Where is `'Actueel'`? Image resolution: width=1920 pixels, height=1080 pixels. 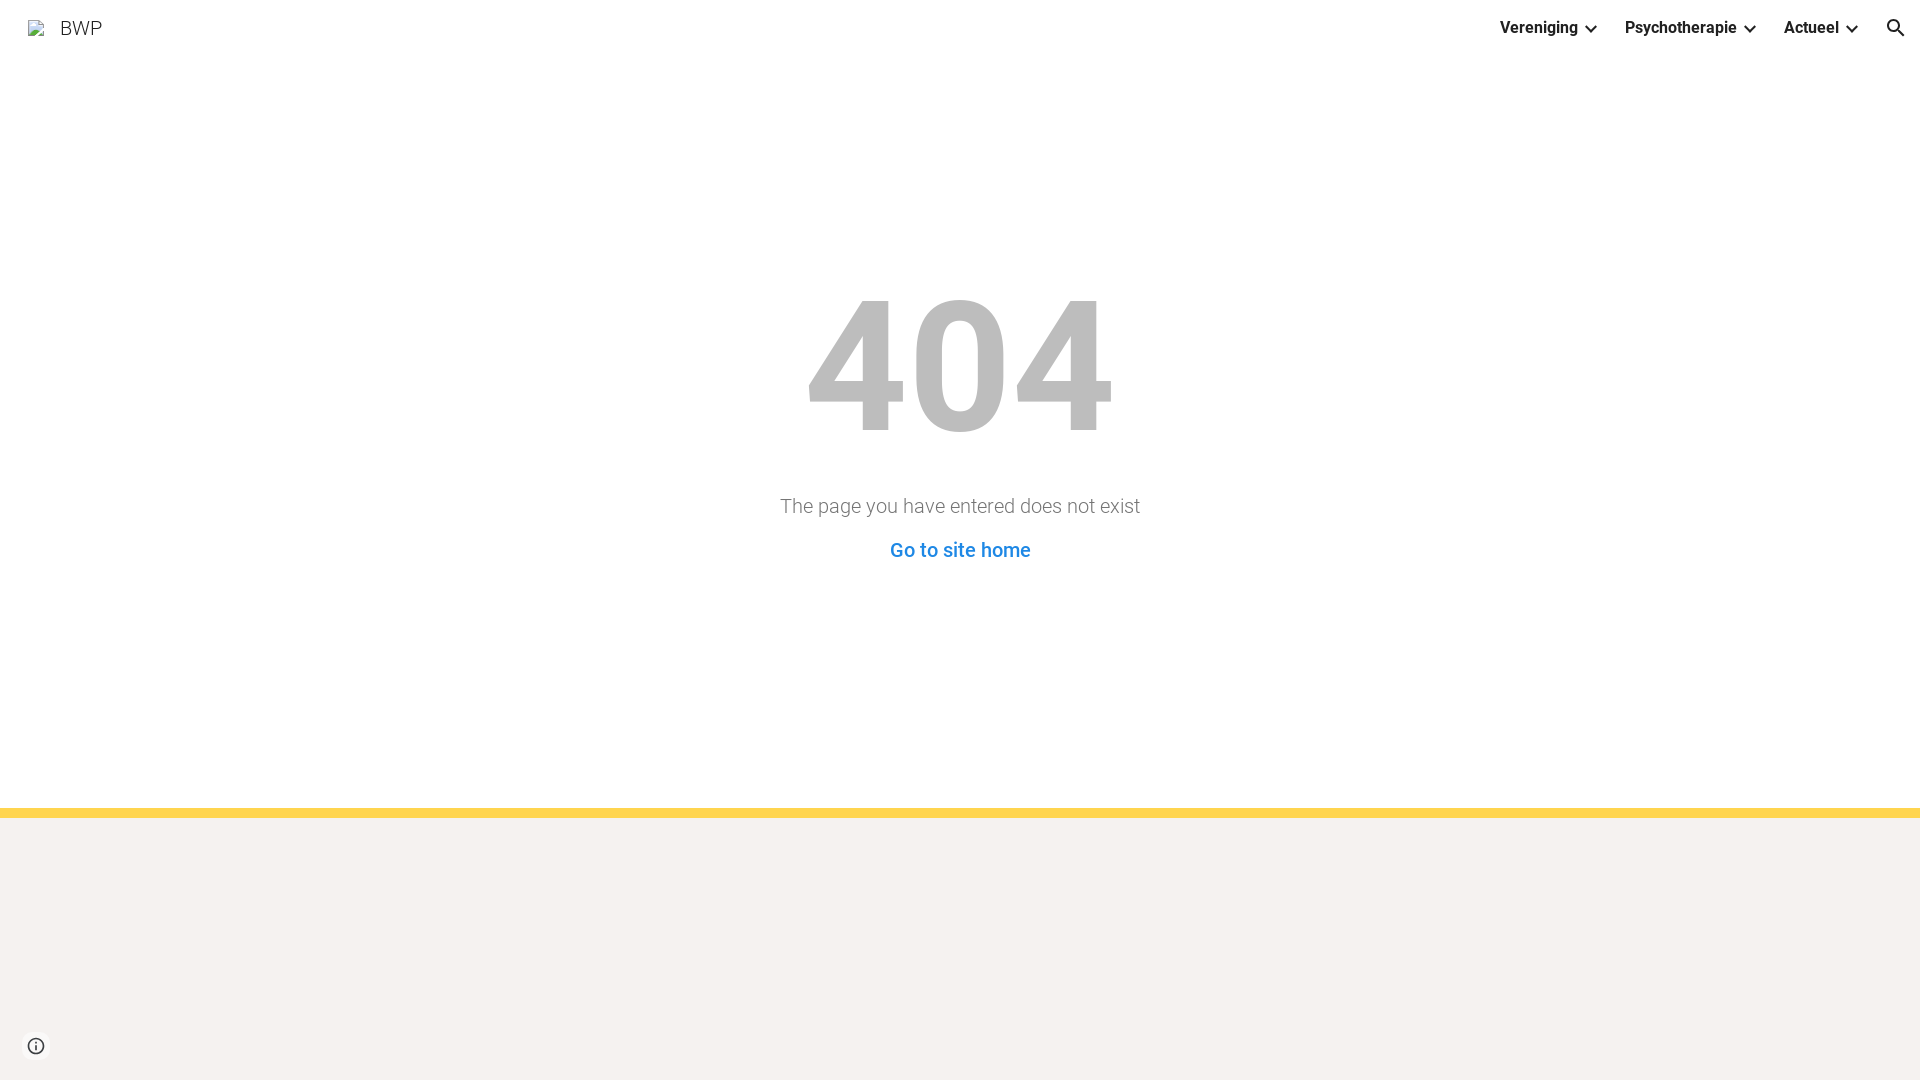 'Actueel' is located at coordinates (1784, 27).